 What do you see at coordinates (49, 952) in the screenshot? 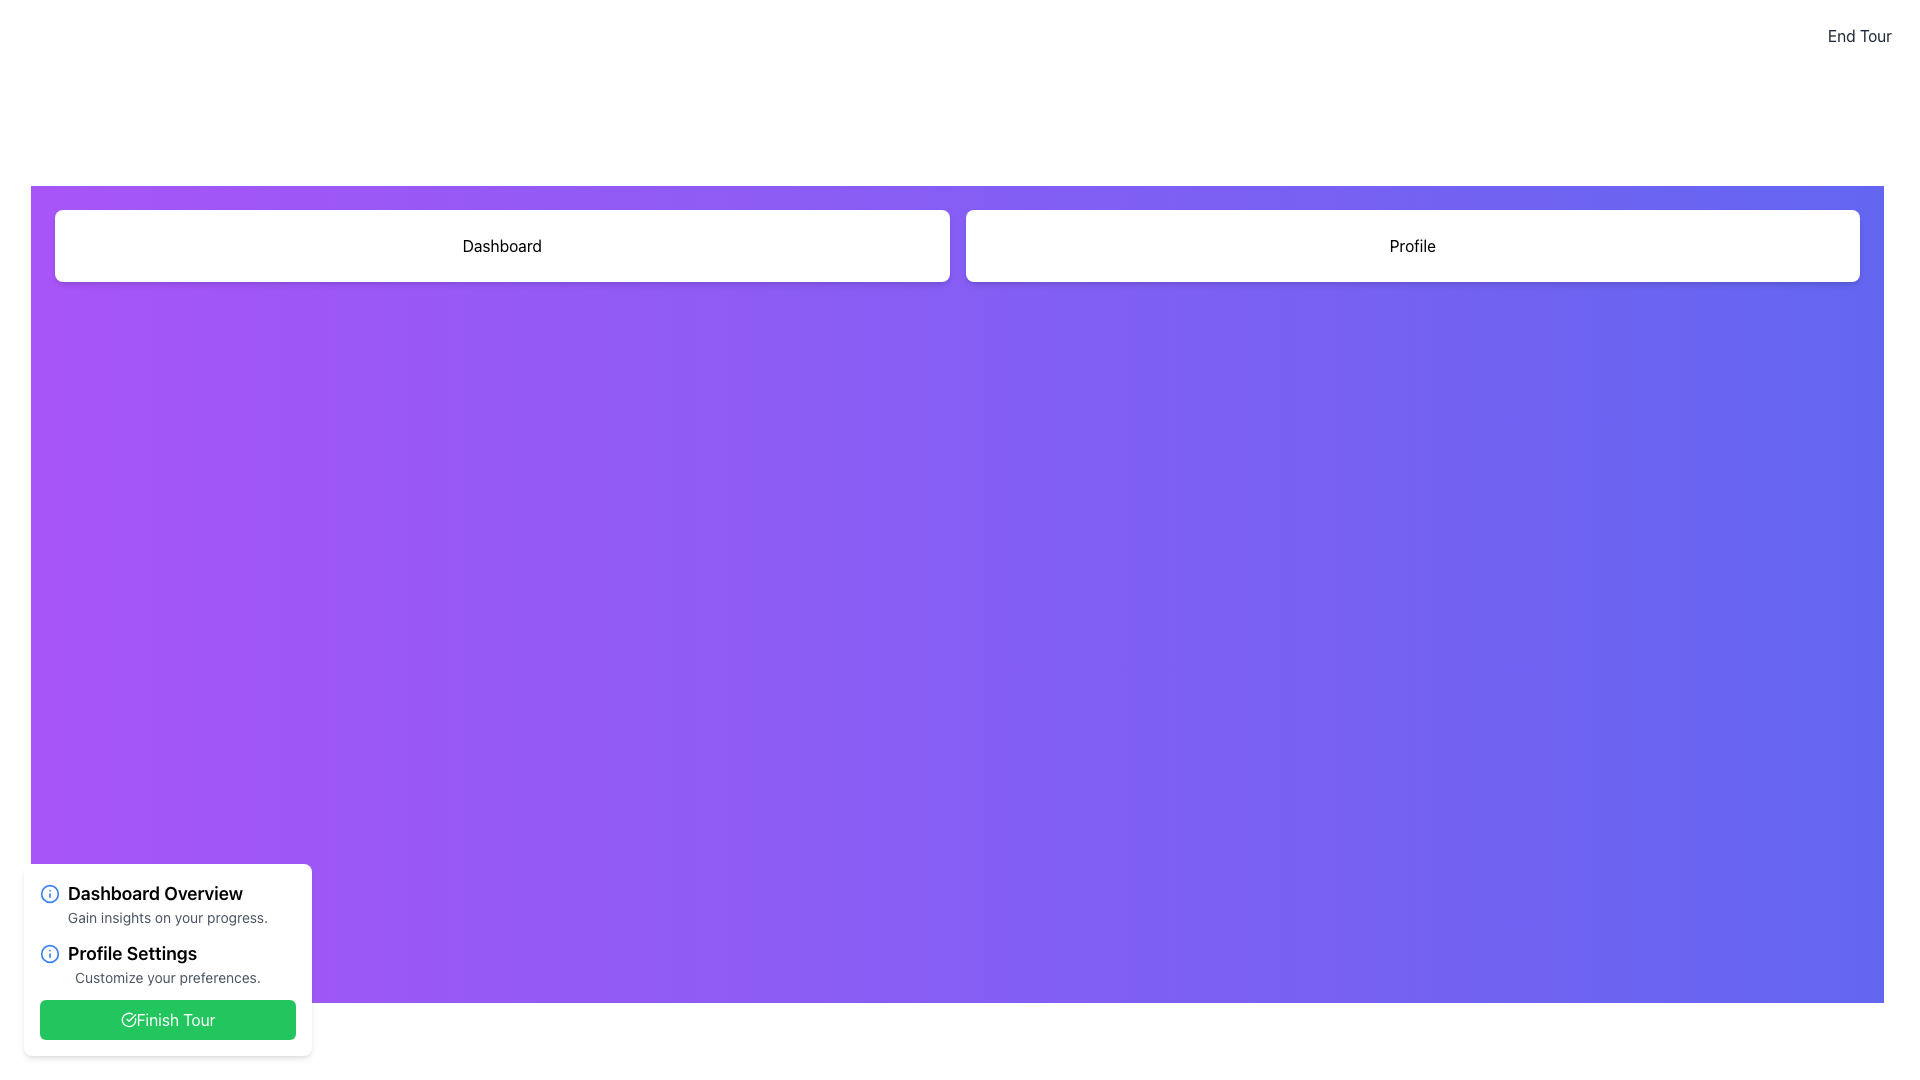
I see `the Decorative Icon, which is a circular outline with a blue stroke located next to the 'Dashboard Overview' text in the bottom-left corner of the interface` at bounding box center [49, 952].